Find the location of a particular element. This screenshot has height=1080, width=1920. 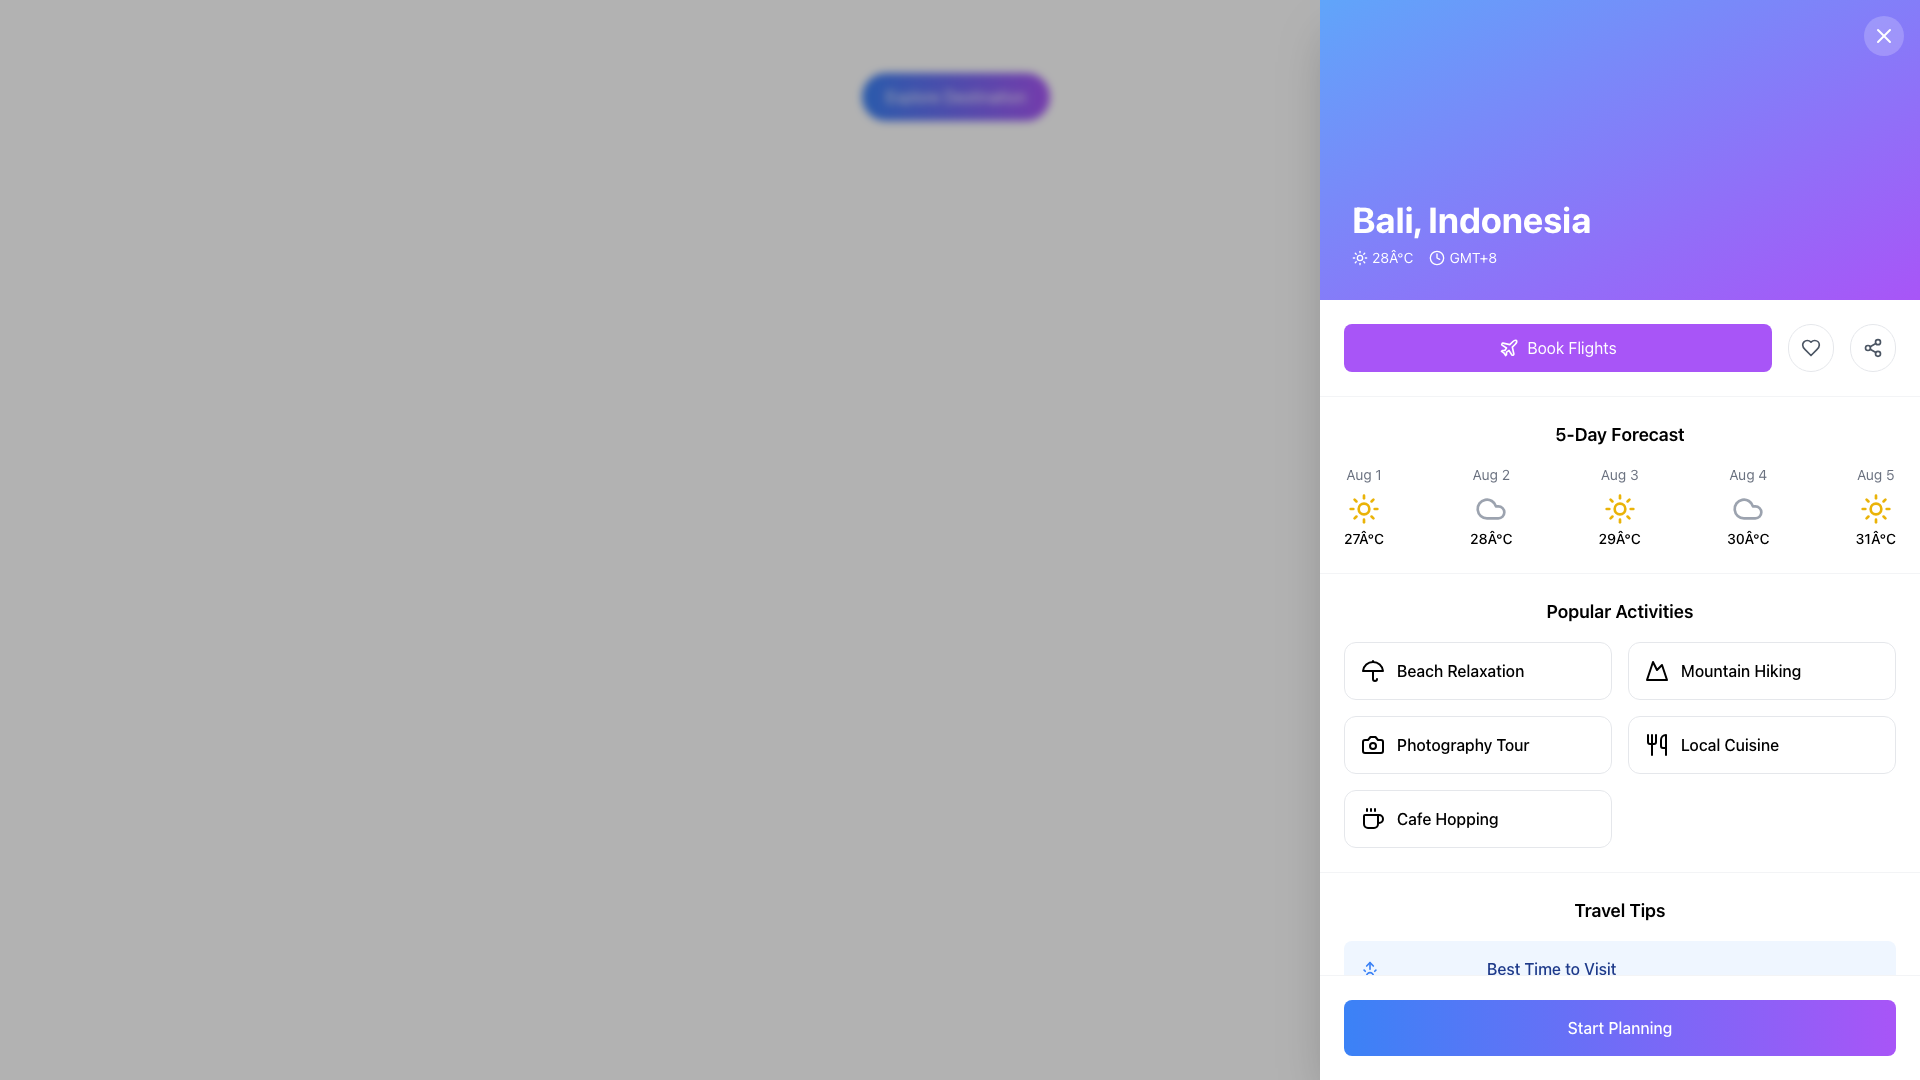

the 'Cafe Hopping' button located in the 'Popular Activities' grid, which features a coffee cup icon and is the fourth button in the layout is located at coordinates (1478, 818).